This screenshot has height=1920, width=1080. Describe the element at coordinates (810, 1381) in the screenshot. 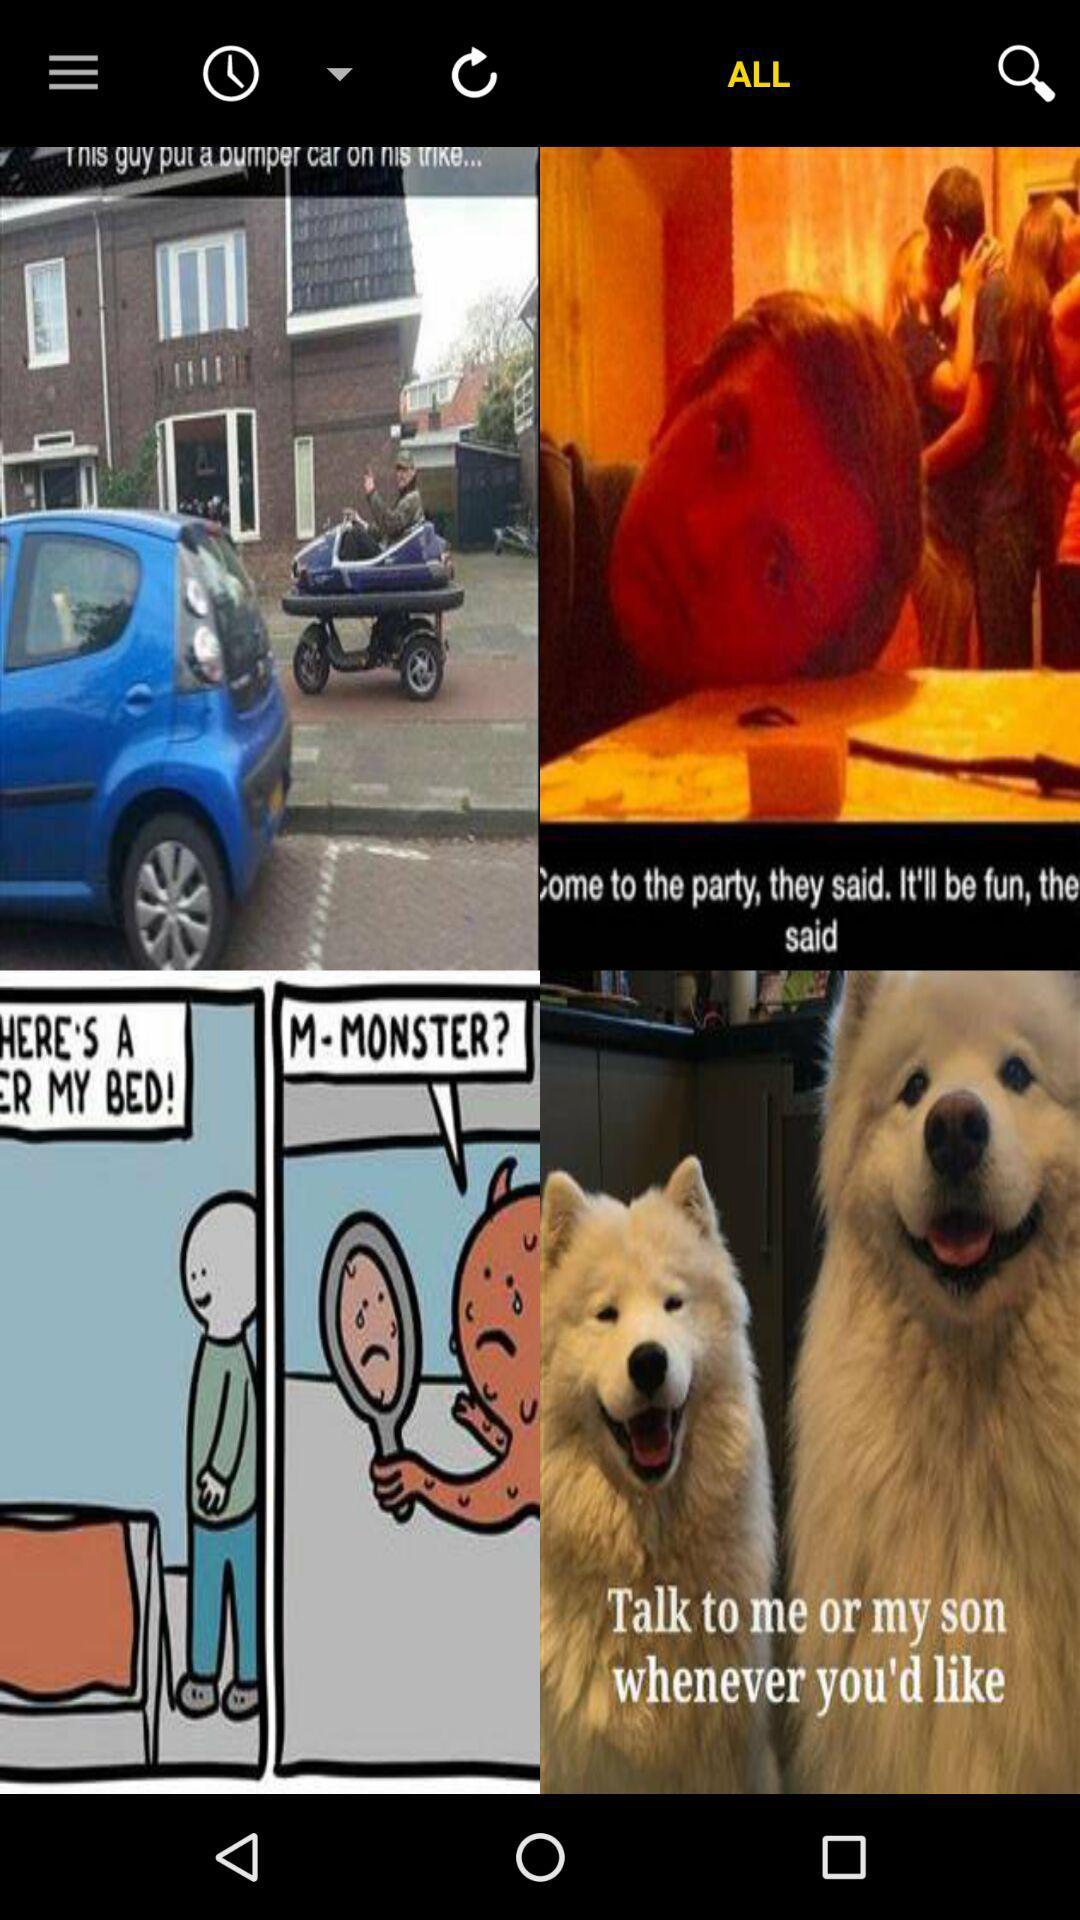

I see `the image` at that location.